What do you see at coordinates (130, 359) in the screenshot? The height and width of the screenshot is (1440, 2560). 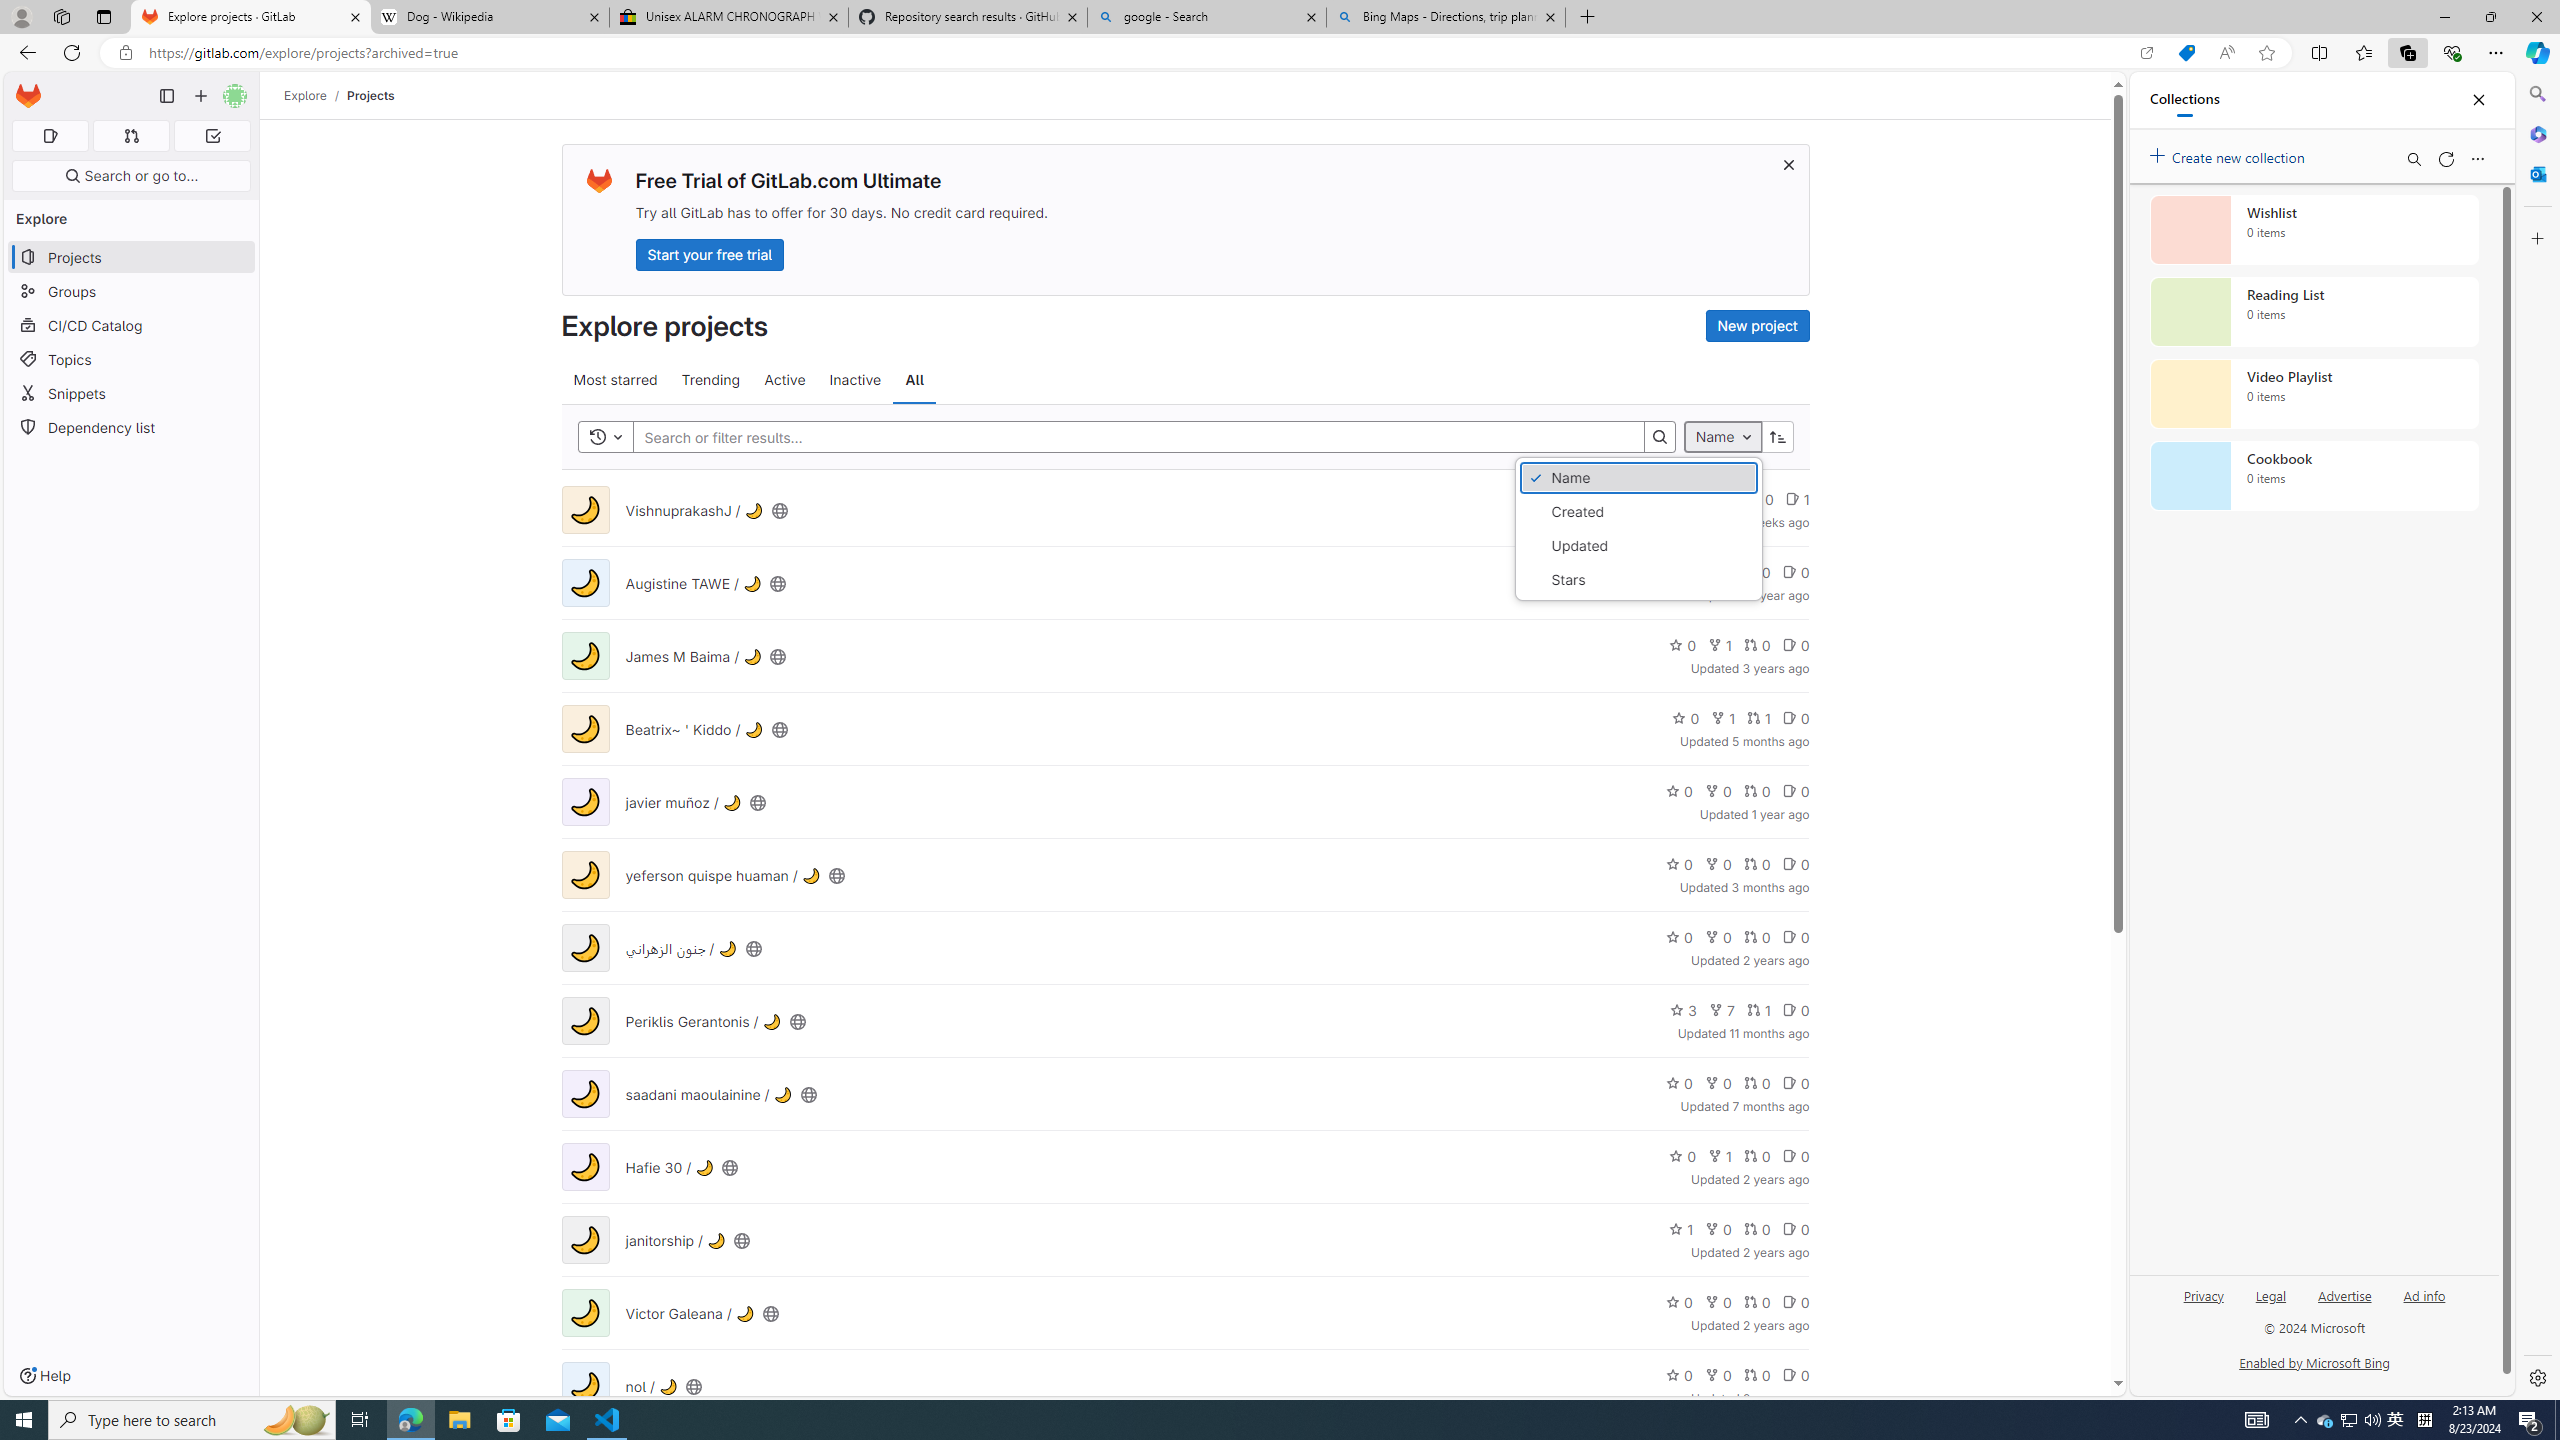 I see `'Topics'` at bounding box center [130, 359].